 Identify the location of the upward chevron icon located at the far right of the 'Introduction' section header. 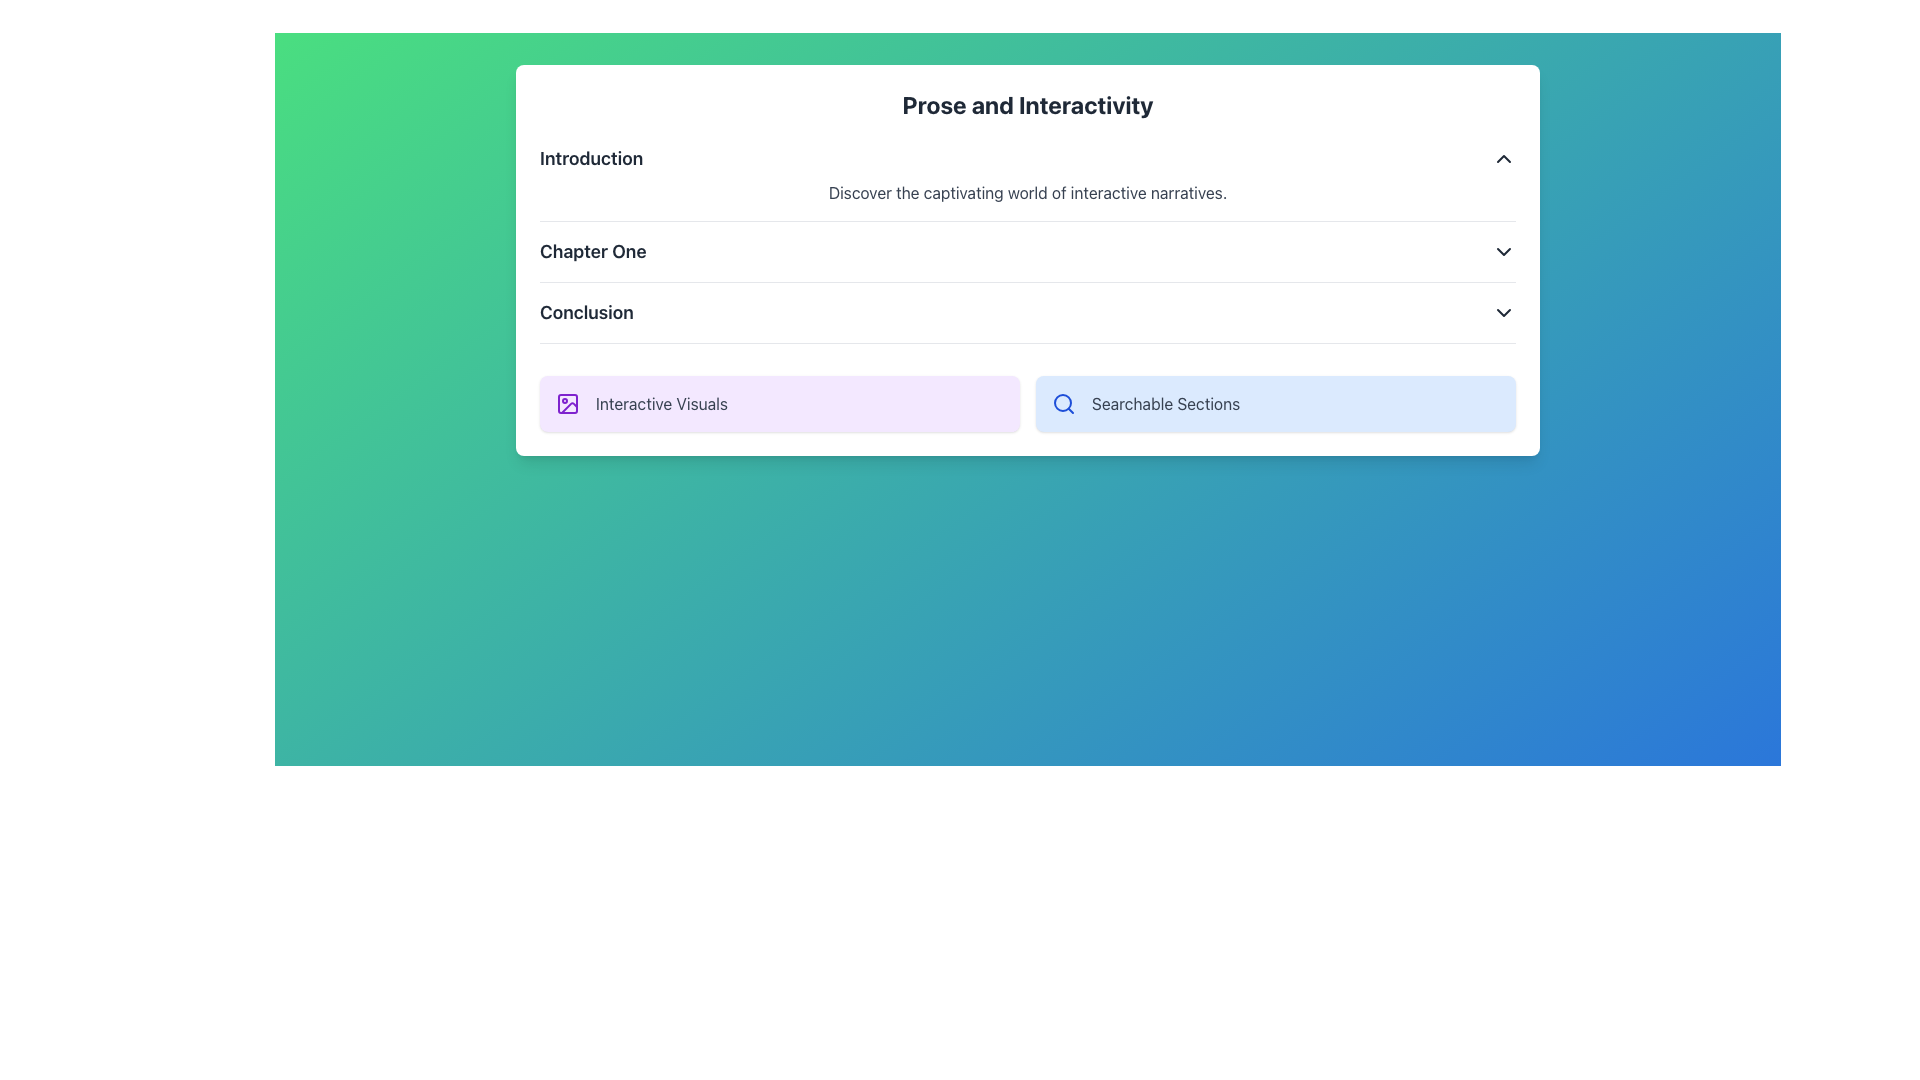
(1503, 157).